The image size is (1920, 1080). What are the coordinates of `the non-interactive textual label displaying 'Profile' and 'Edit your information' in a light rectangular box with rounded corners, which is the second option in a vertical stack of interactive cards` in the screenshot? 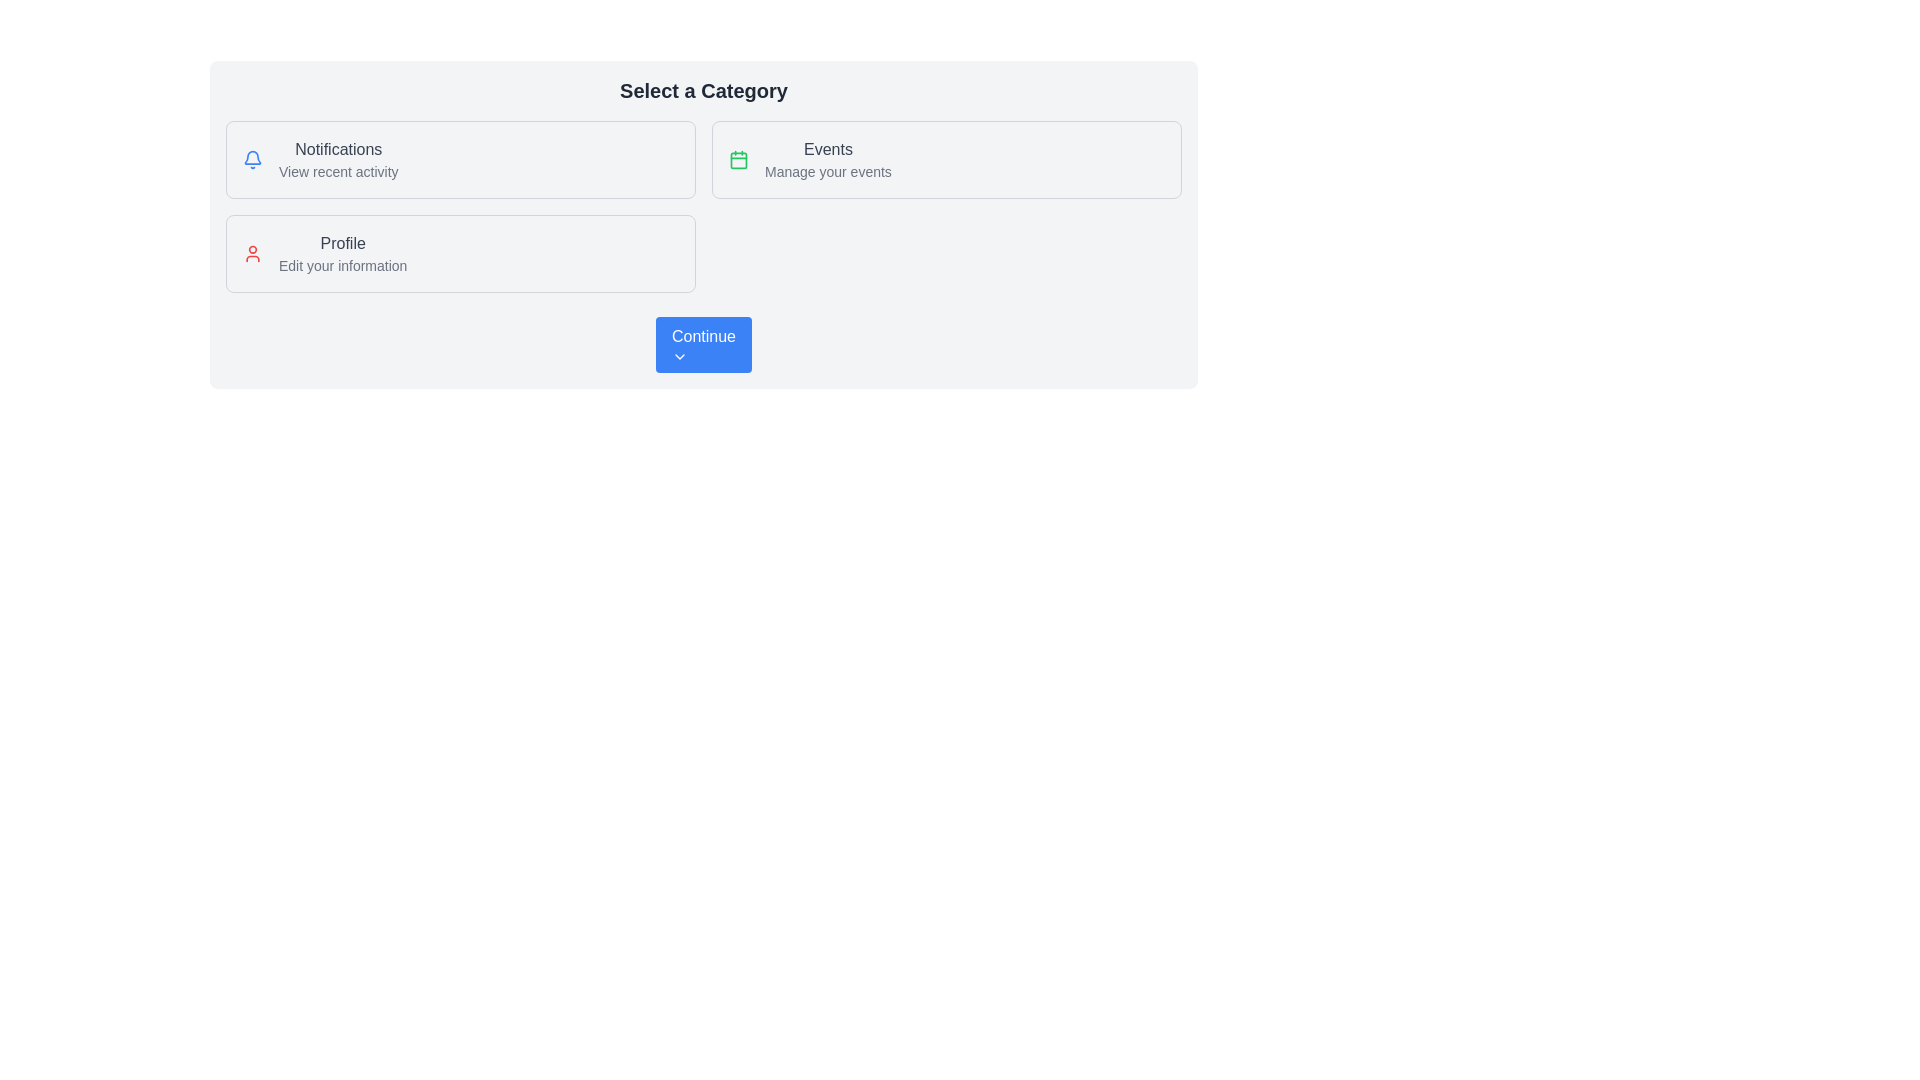 It's located at (343, 253).